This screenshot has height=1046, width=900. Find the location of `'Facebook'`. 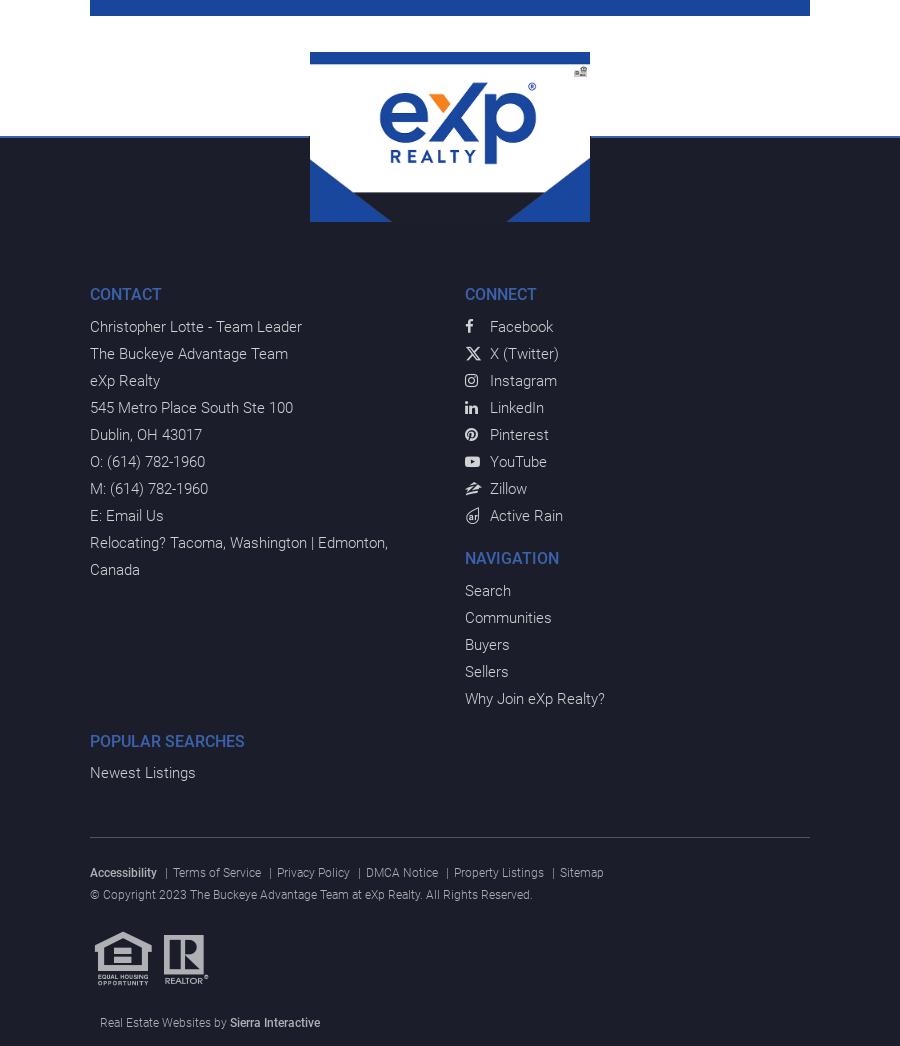

'Facebook' is located at coordinates (520, 325).